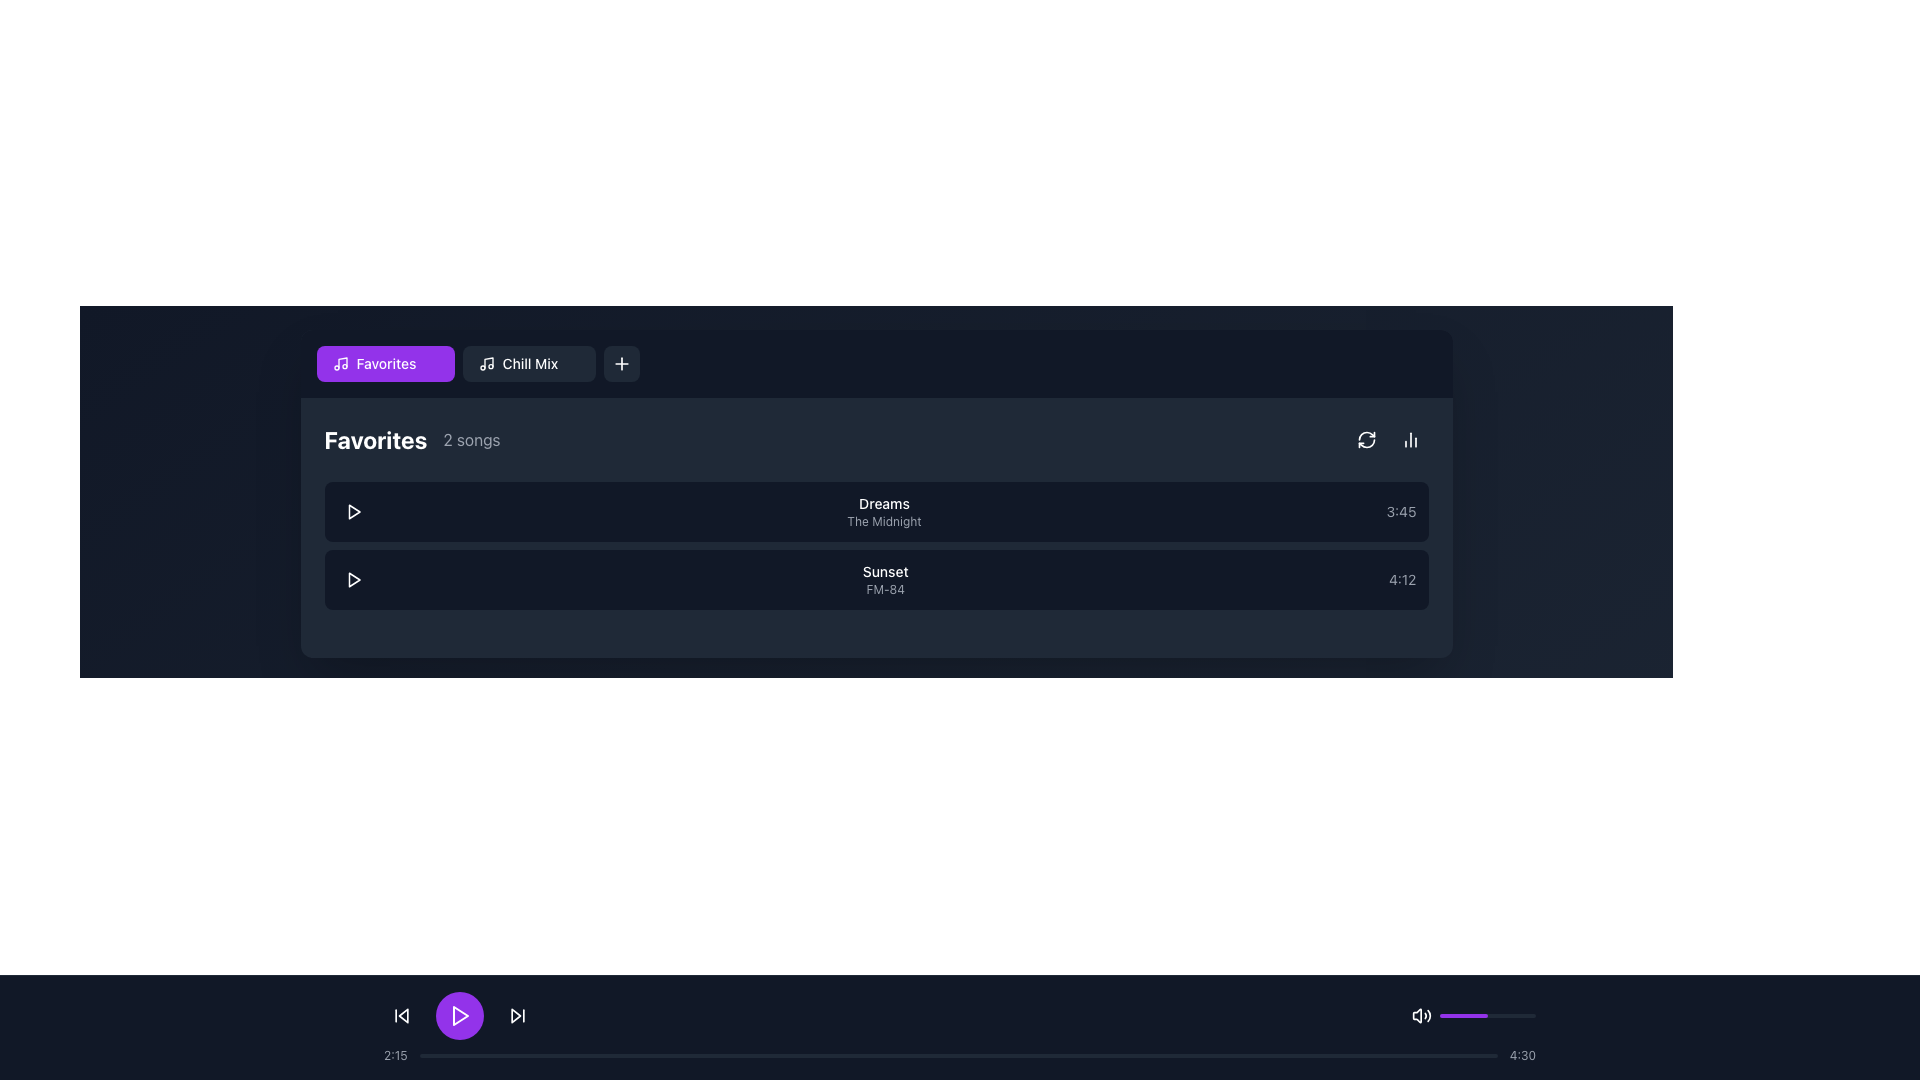  What do you see at coordinates (353, 511) in the screenshot?
I see `the triangular play button icon located to the left of the track title 'Dreams' in the 'Favorites' section of the track list` at bounding box center [353, 511].